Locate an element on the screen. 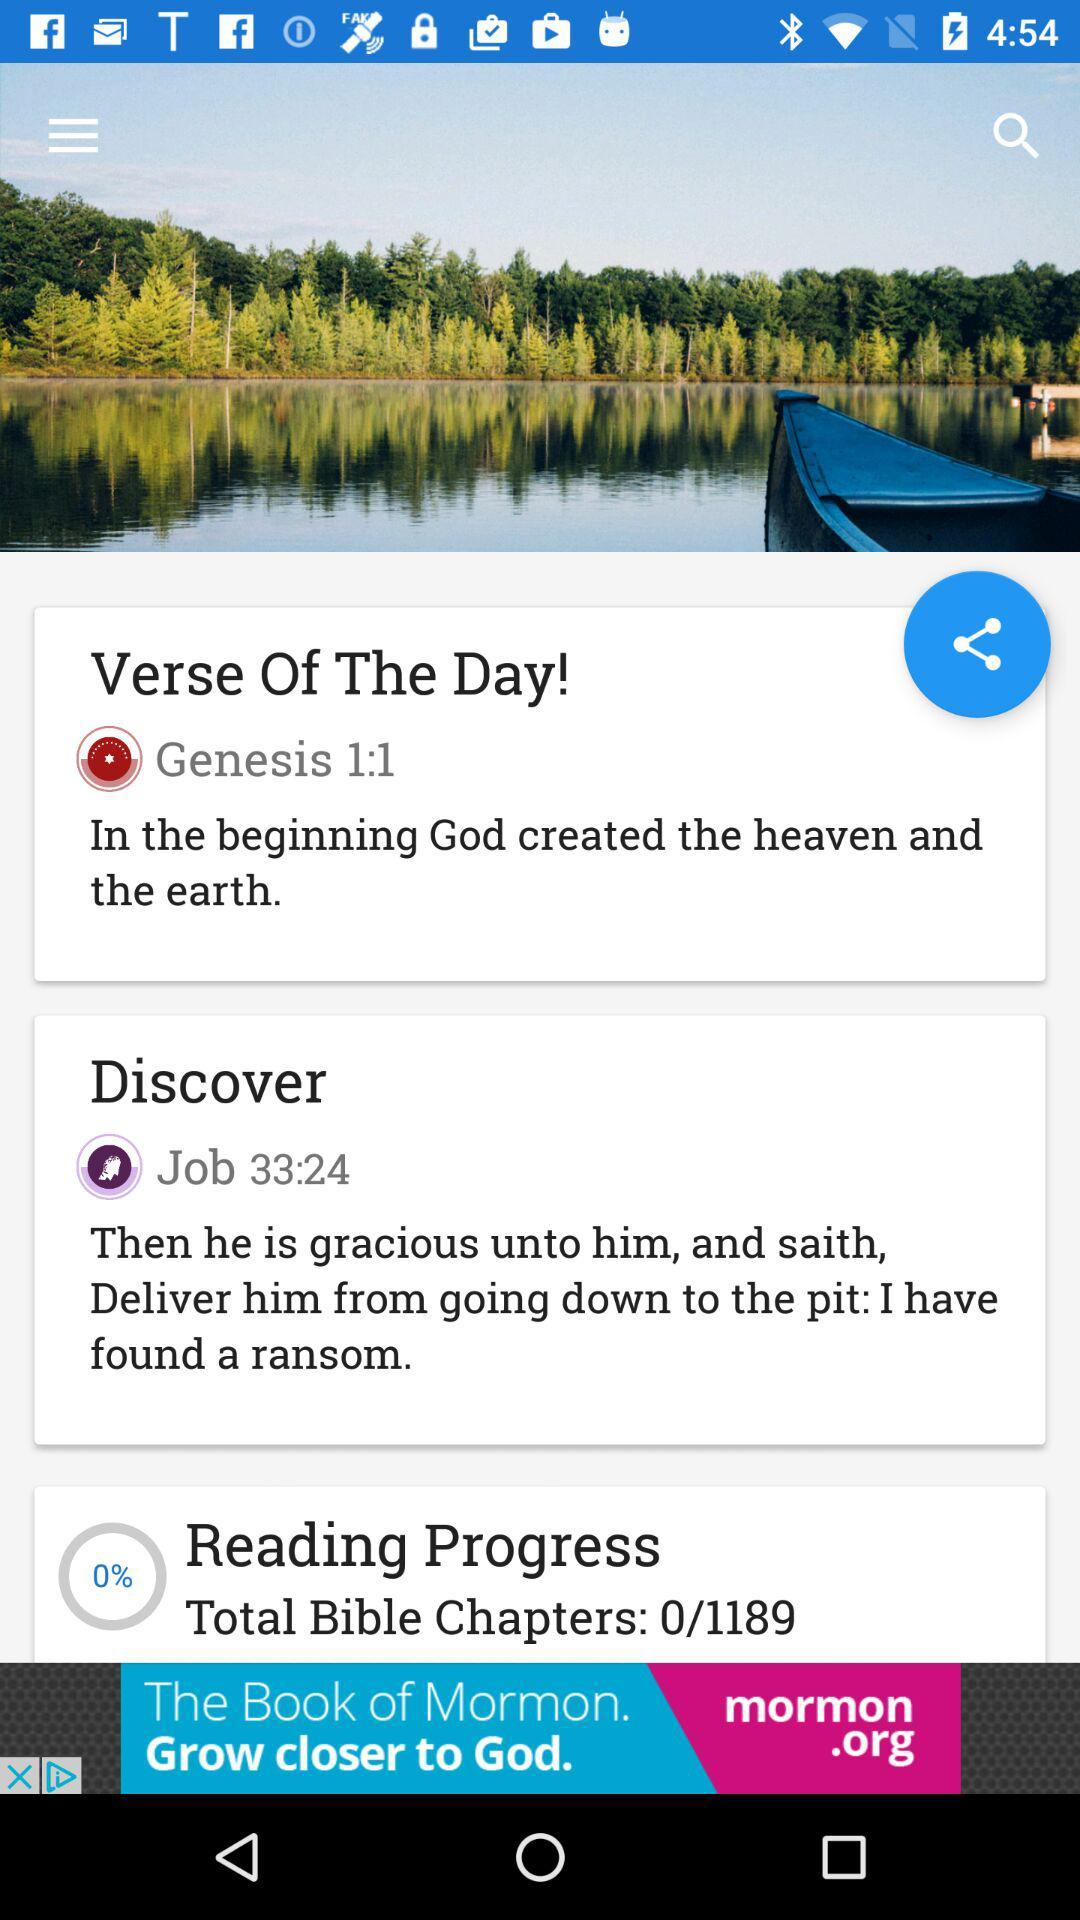  search location is located at coordinates (976, 644).